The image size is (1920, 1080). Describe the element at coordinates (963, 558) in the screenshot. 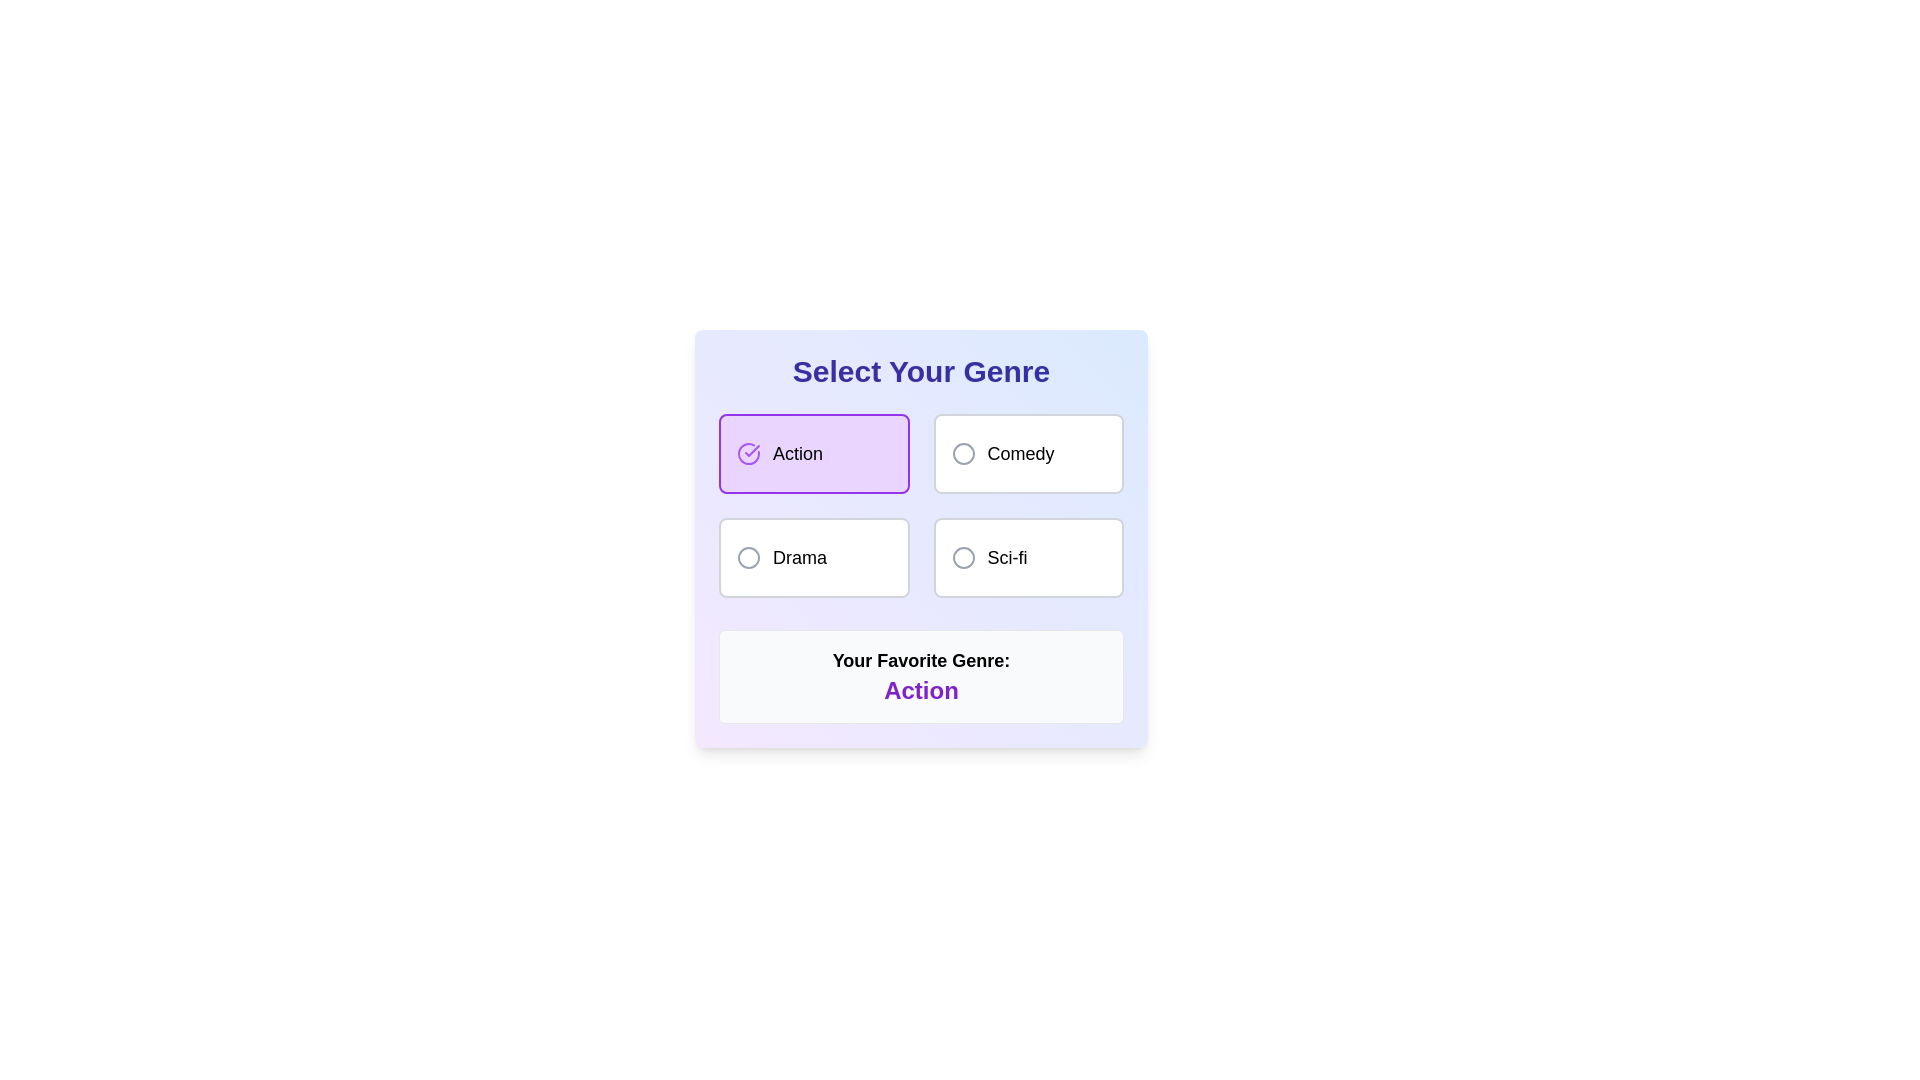

I see `the circular radio button indicator (SVG circle) located in the 'Sci-fi' option's area among the genre selection buttons` at that location.